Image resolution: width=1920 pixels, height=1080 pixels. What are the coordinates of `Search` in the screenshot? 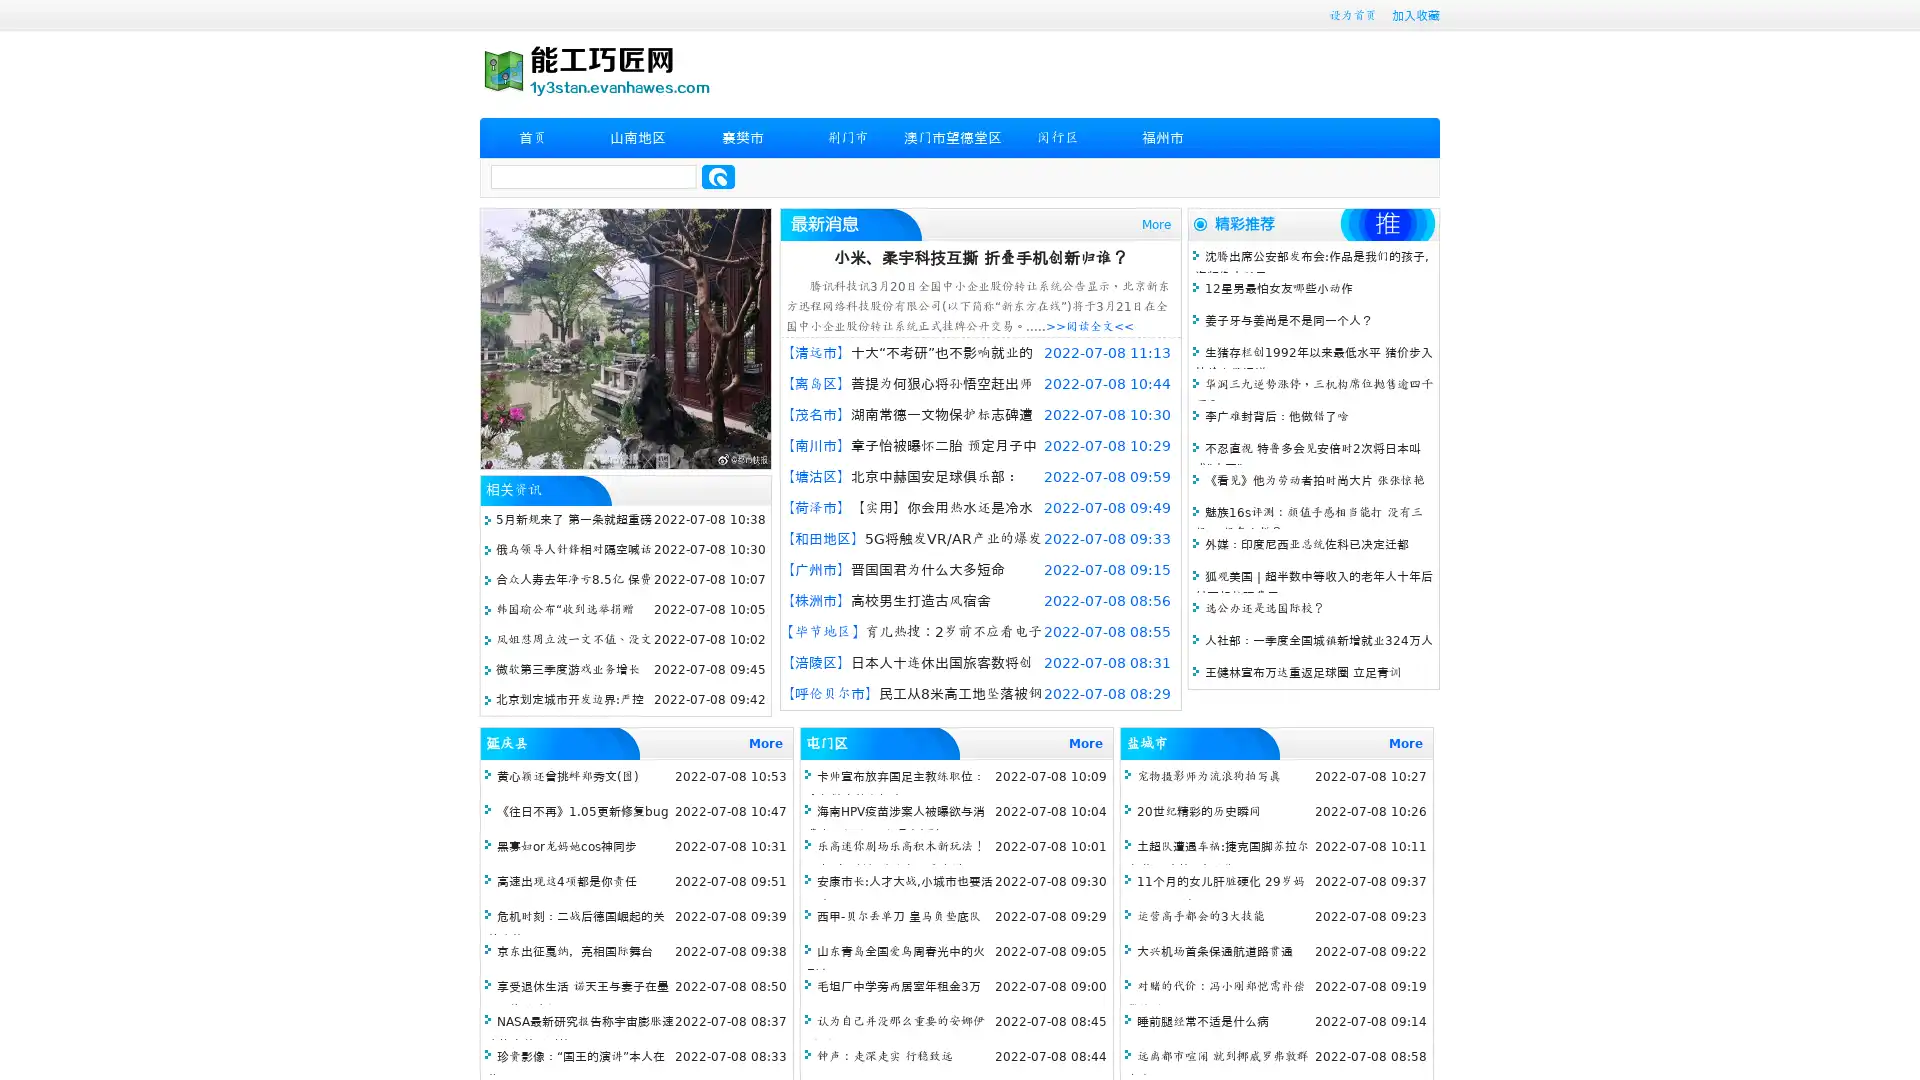 It's located at (718, 176).